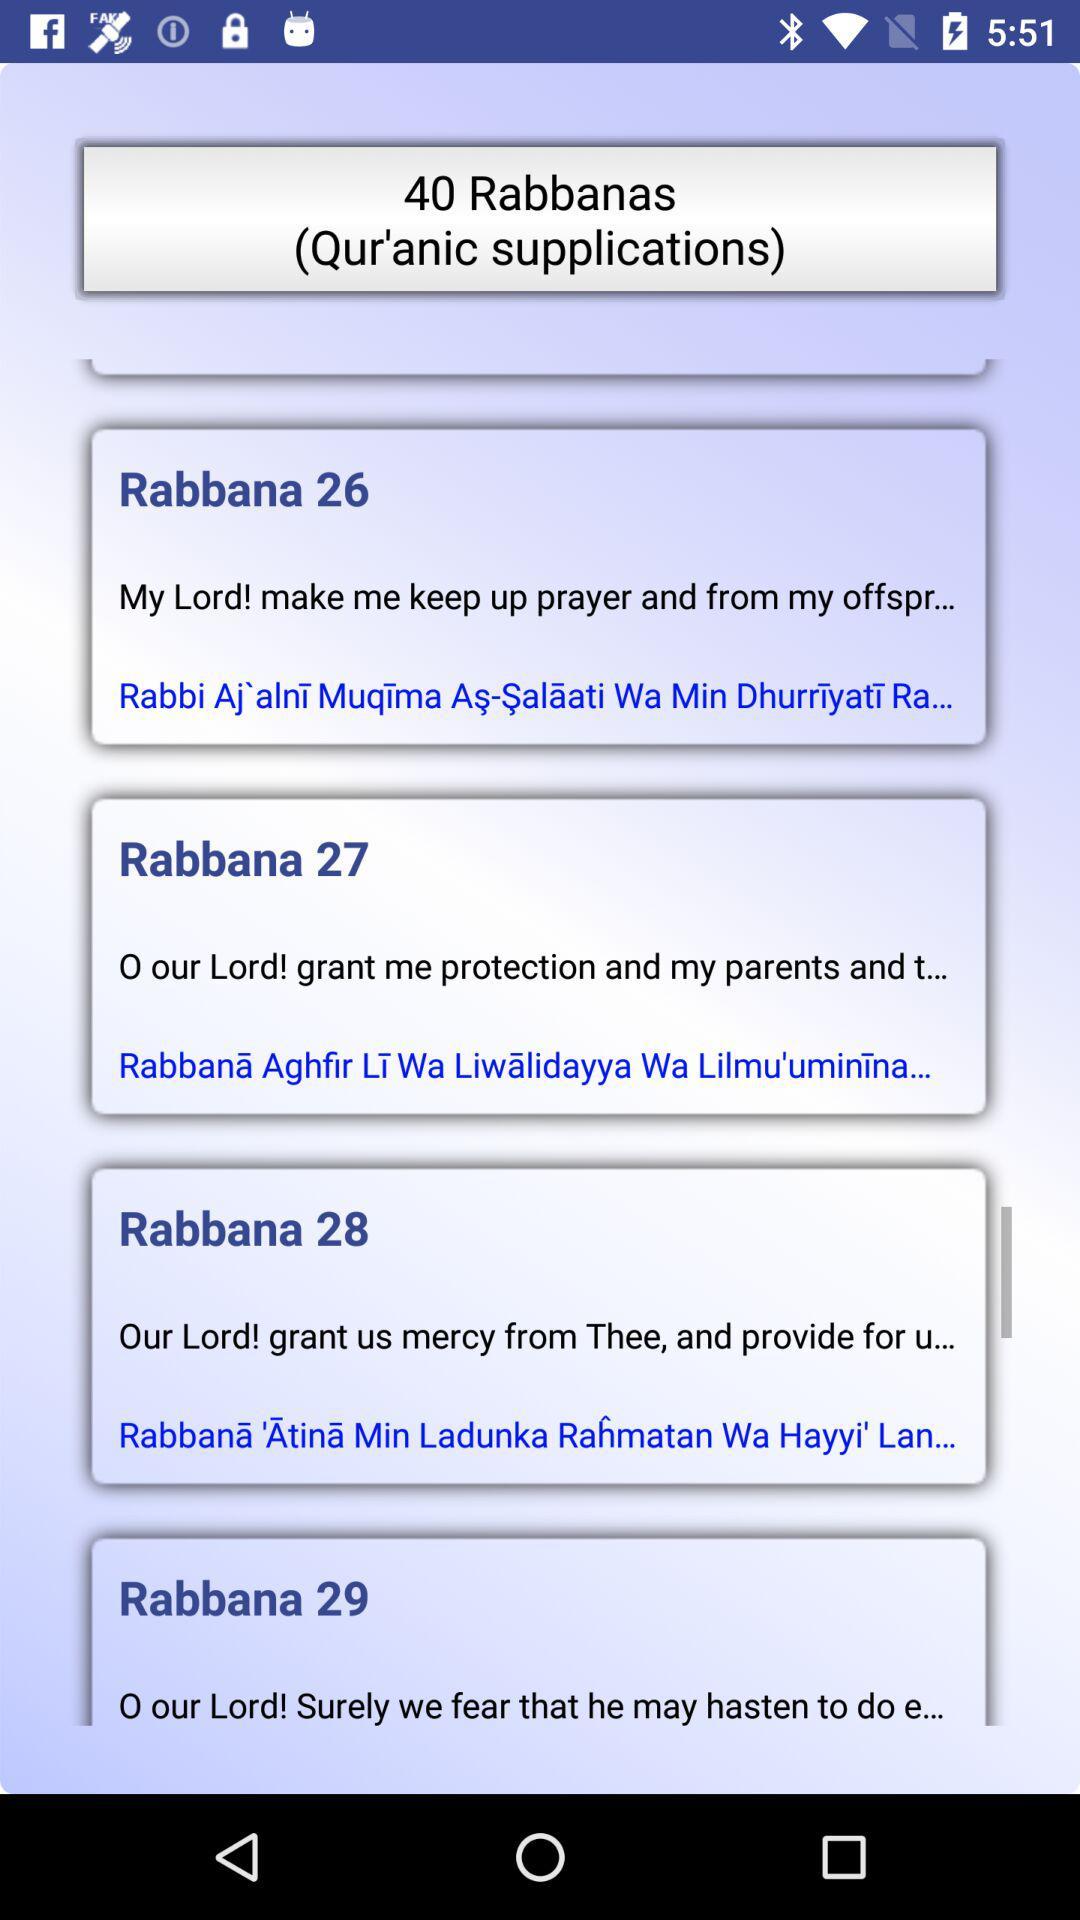 The height and width of the screenshot is (1920, 1080). Describe the element at coordinates (537, 1576) in the screenshot. I see `the rabbana 29` at that location.